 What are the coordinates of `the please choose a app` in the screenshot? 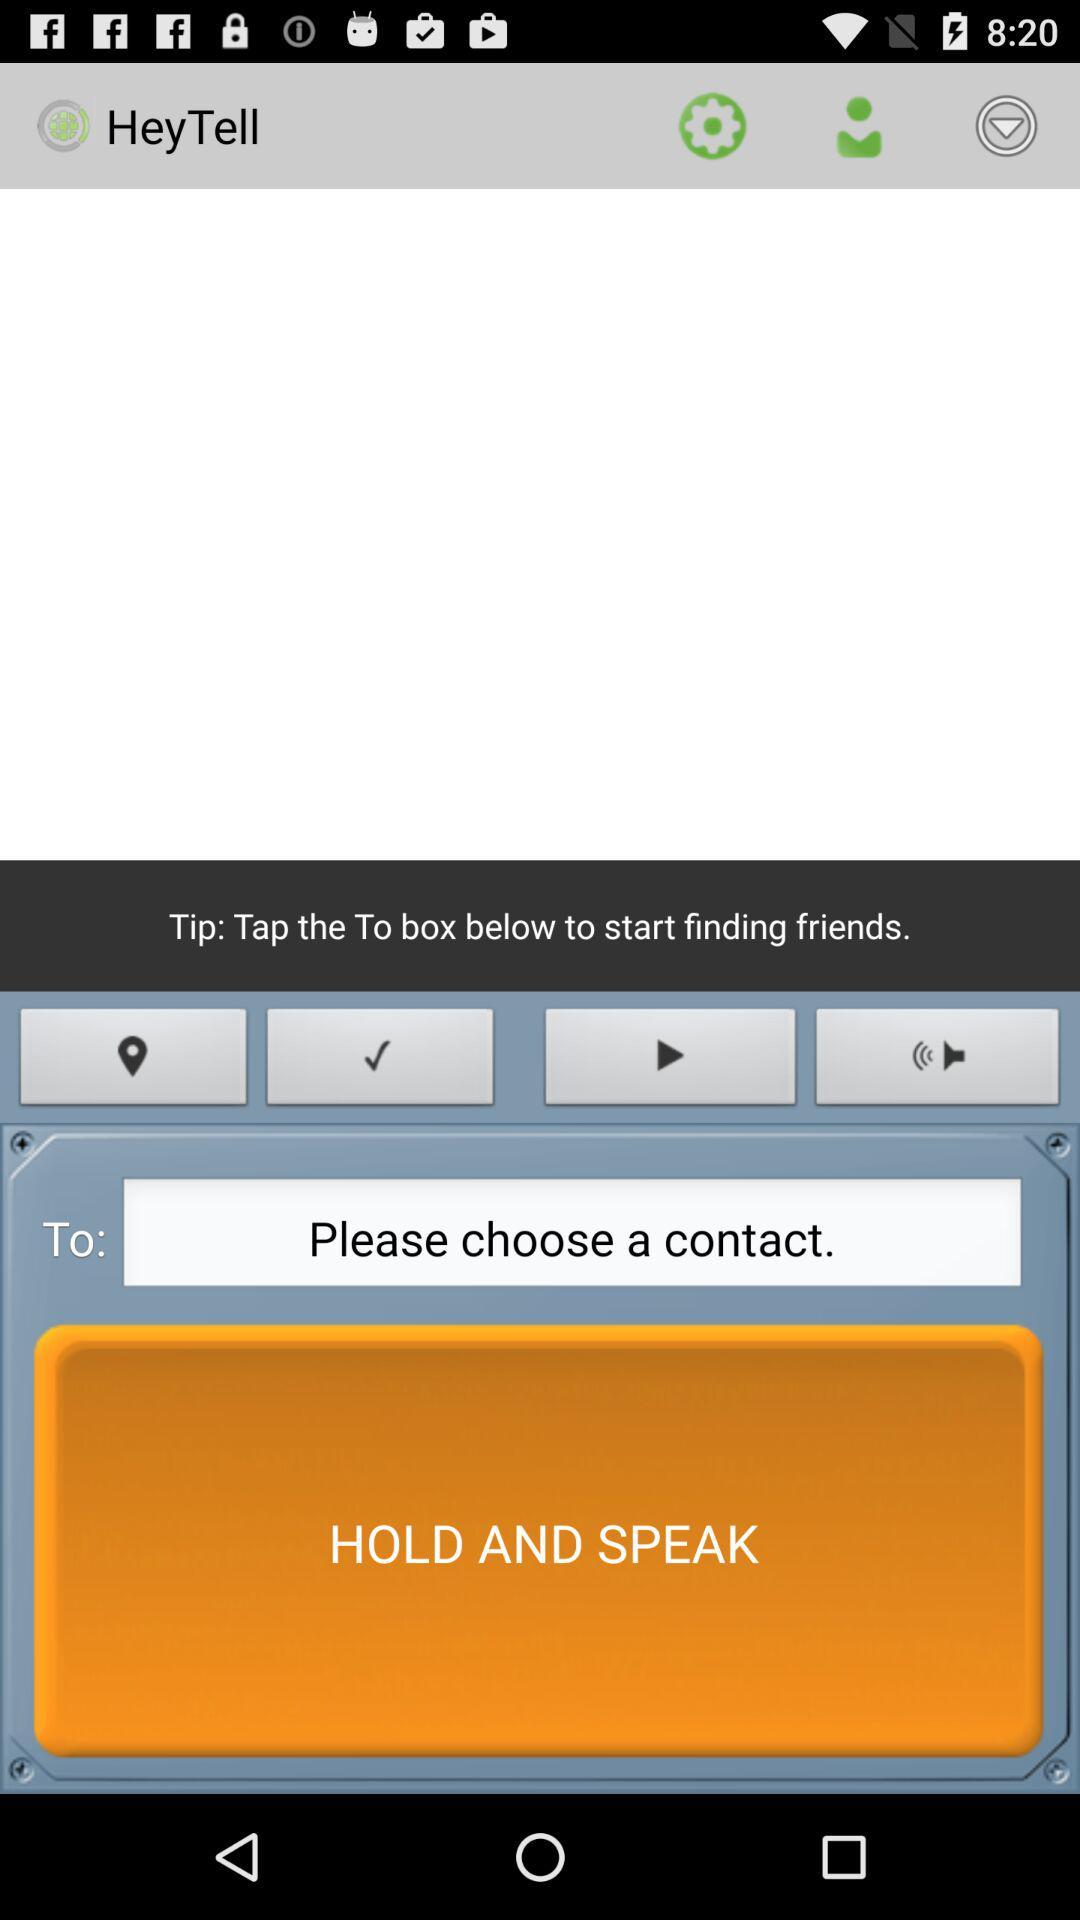 It's located at (572, 1237).